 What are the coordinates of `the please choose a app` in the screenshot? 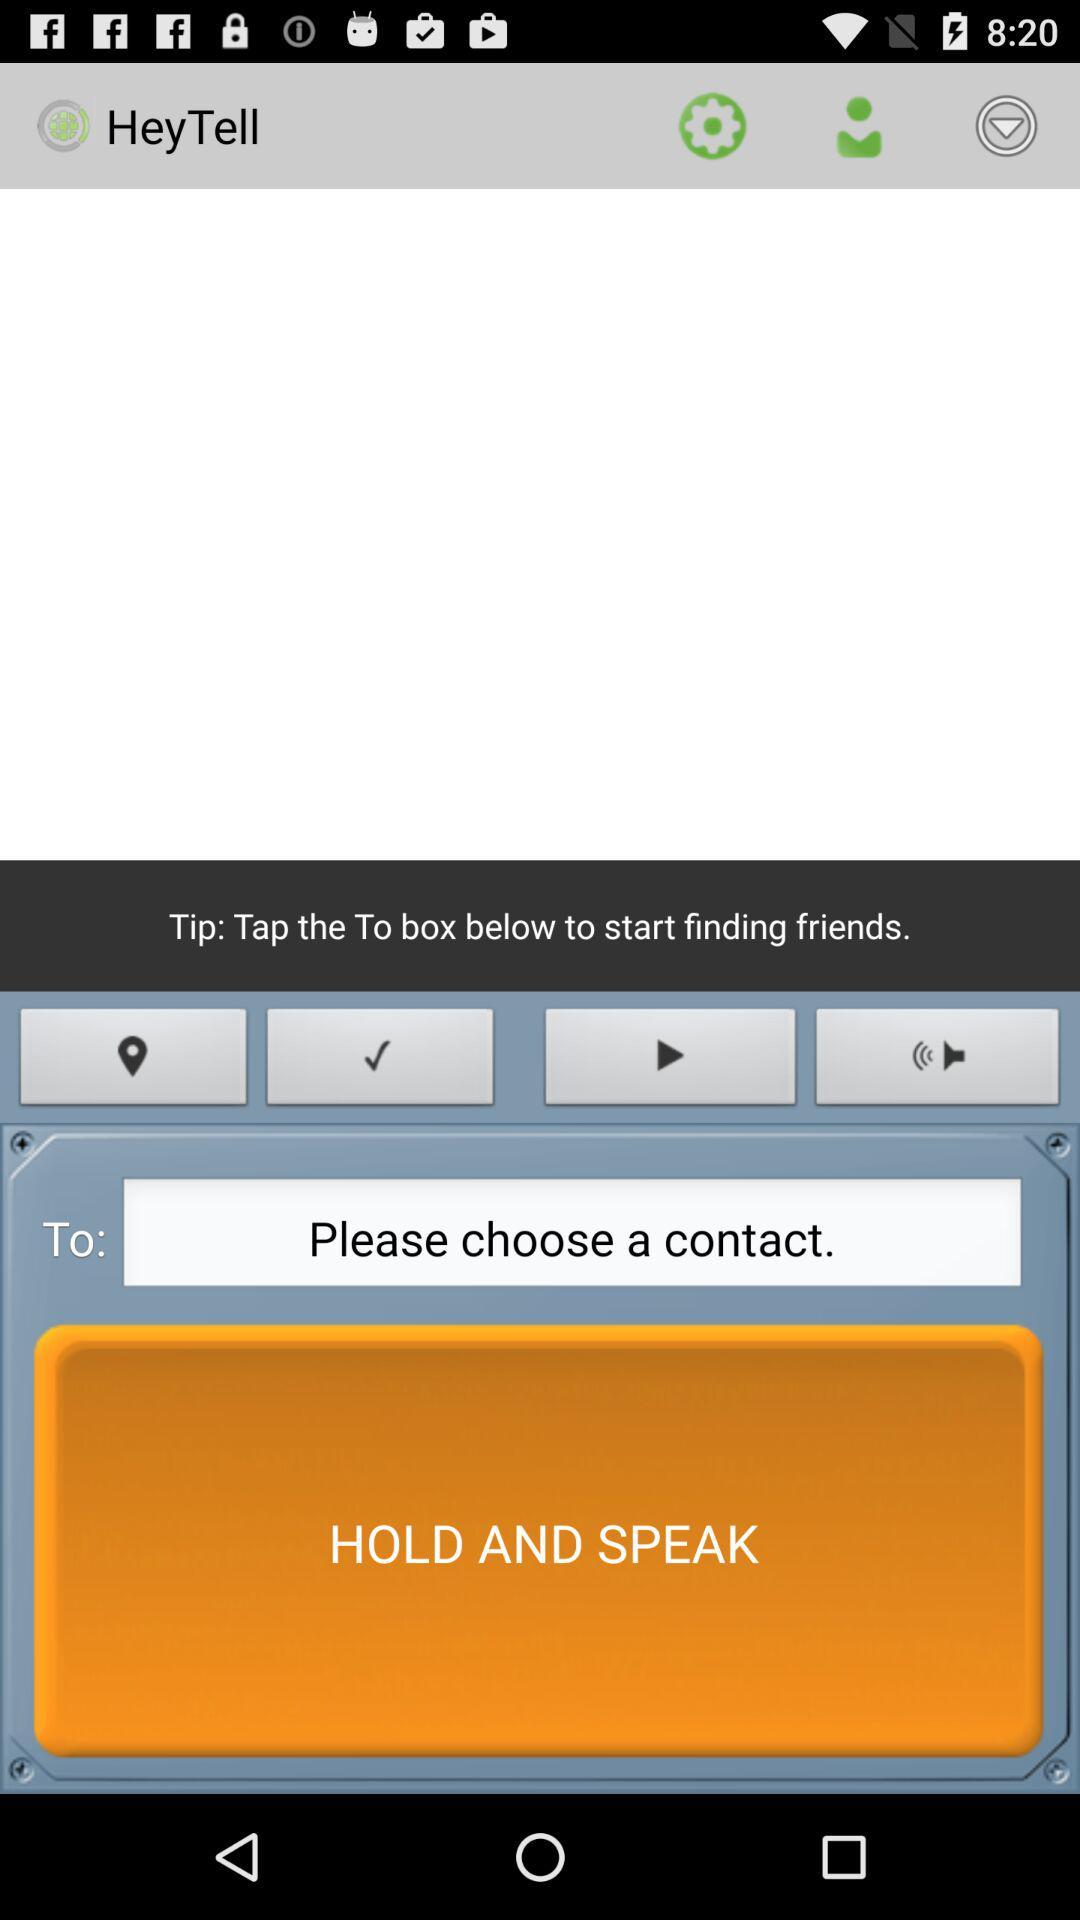 It's located at (572, 1237).